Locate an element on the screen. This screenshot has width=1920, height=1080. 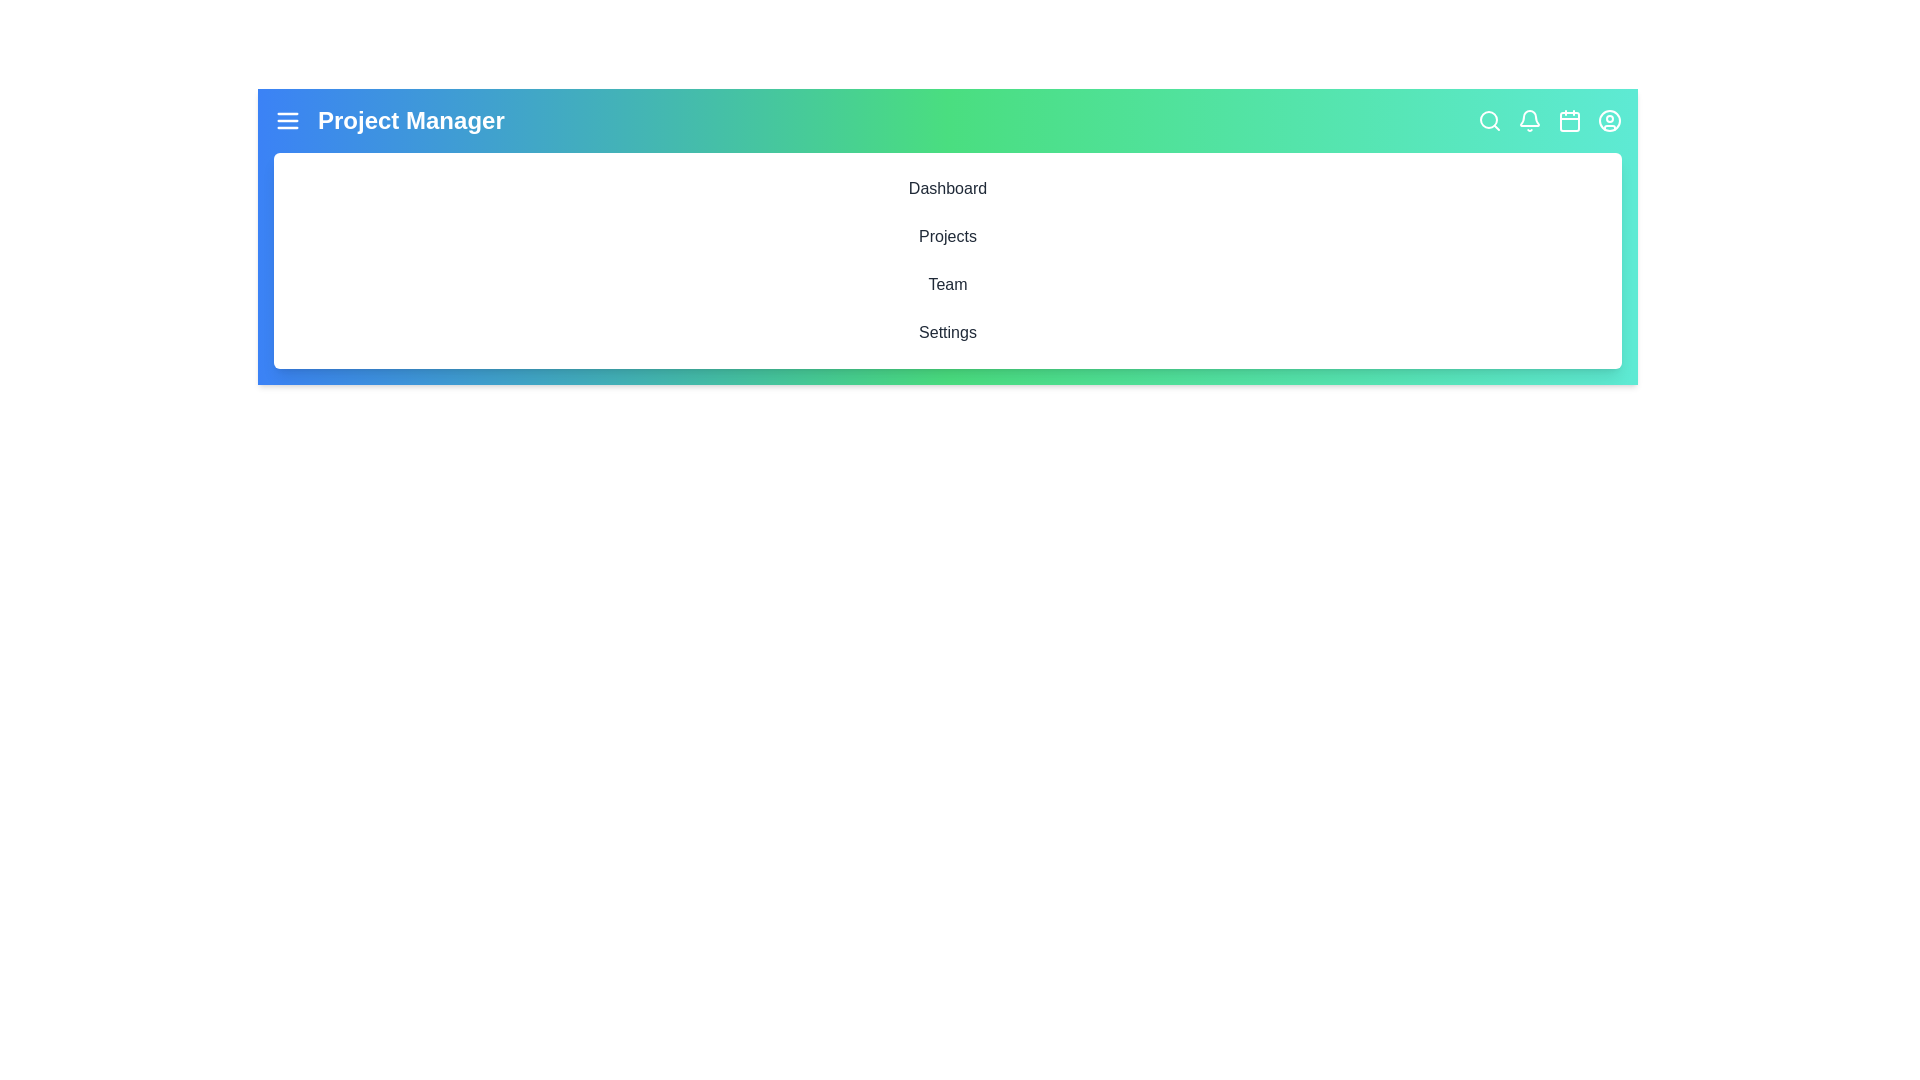
the interactive element UserCircle to inspect its hover effect is located at coordinates (1609, 120).